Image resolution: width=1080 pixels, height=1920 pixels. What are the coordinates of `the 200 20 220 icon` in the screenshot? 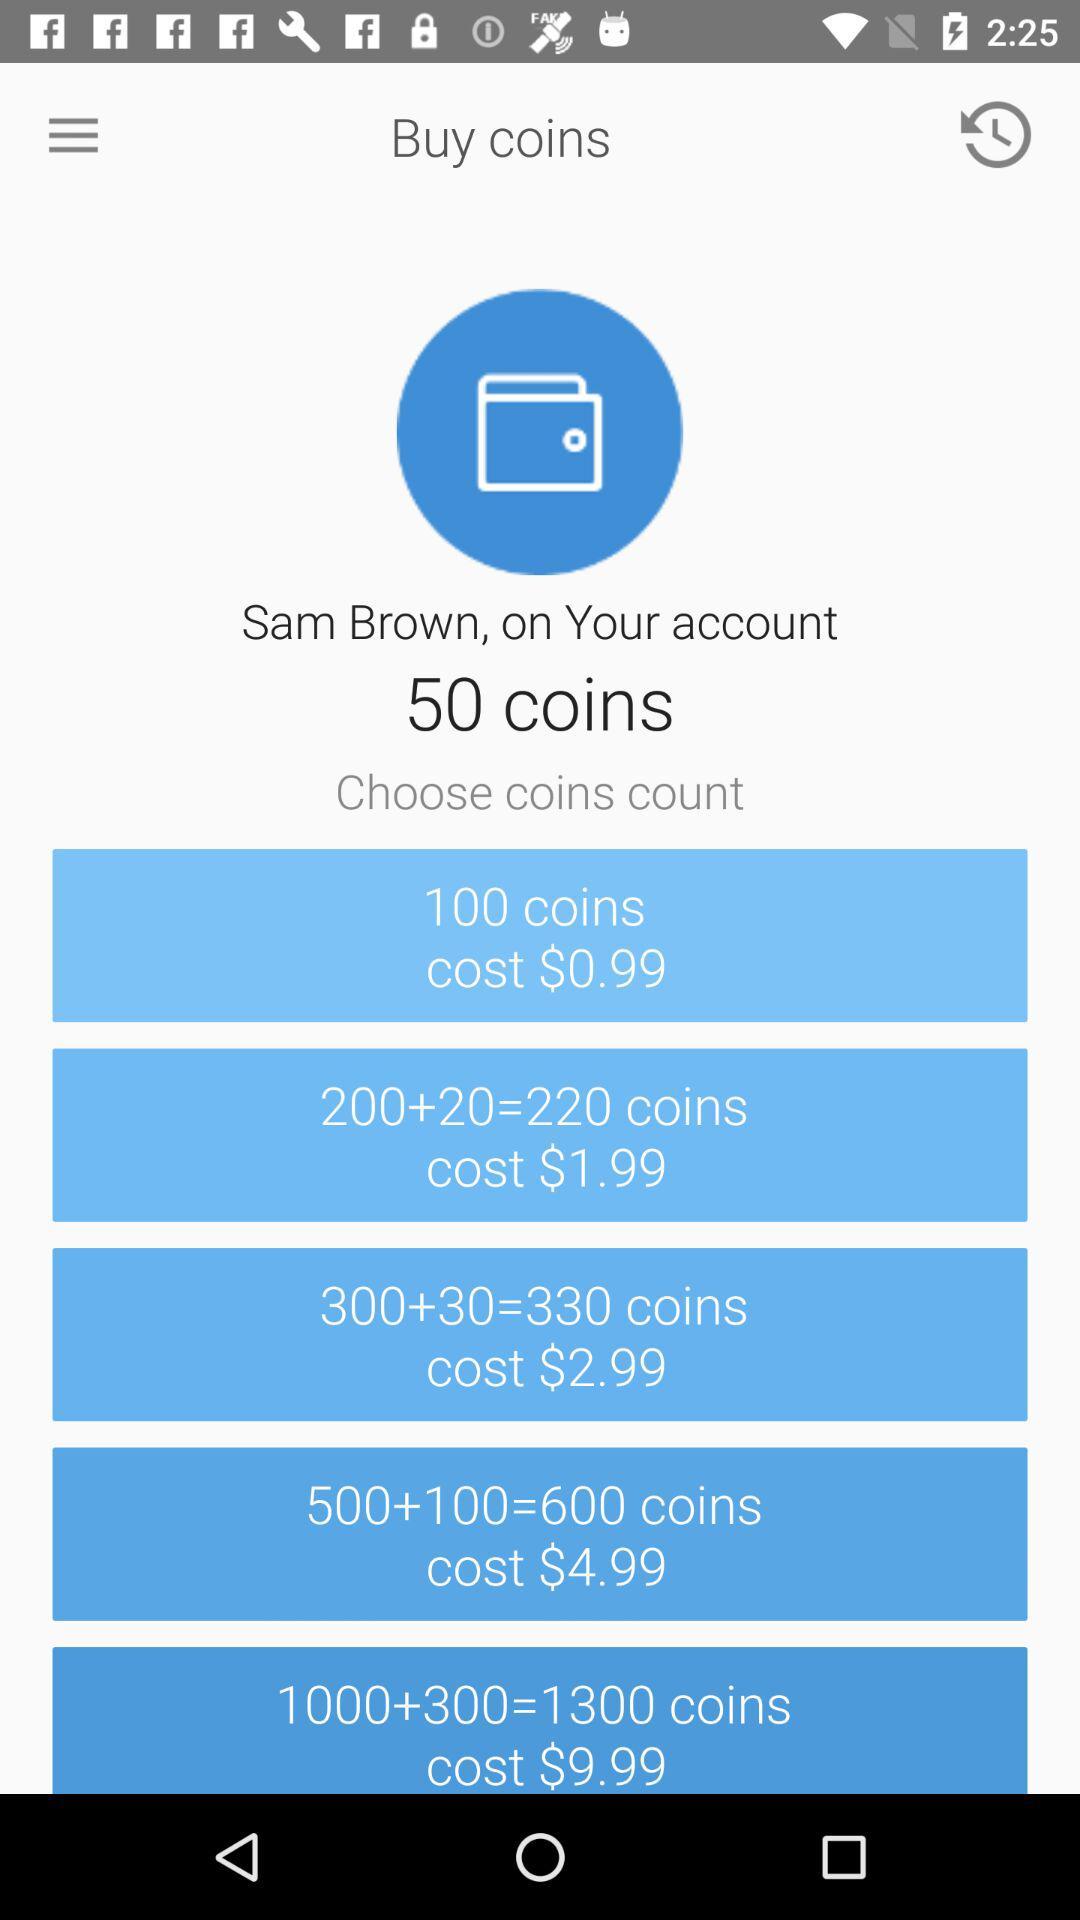 It's located at (540, 1135).